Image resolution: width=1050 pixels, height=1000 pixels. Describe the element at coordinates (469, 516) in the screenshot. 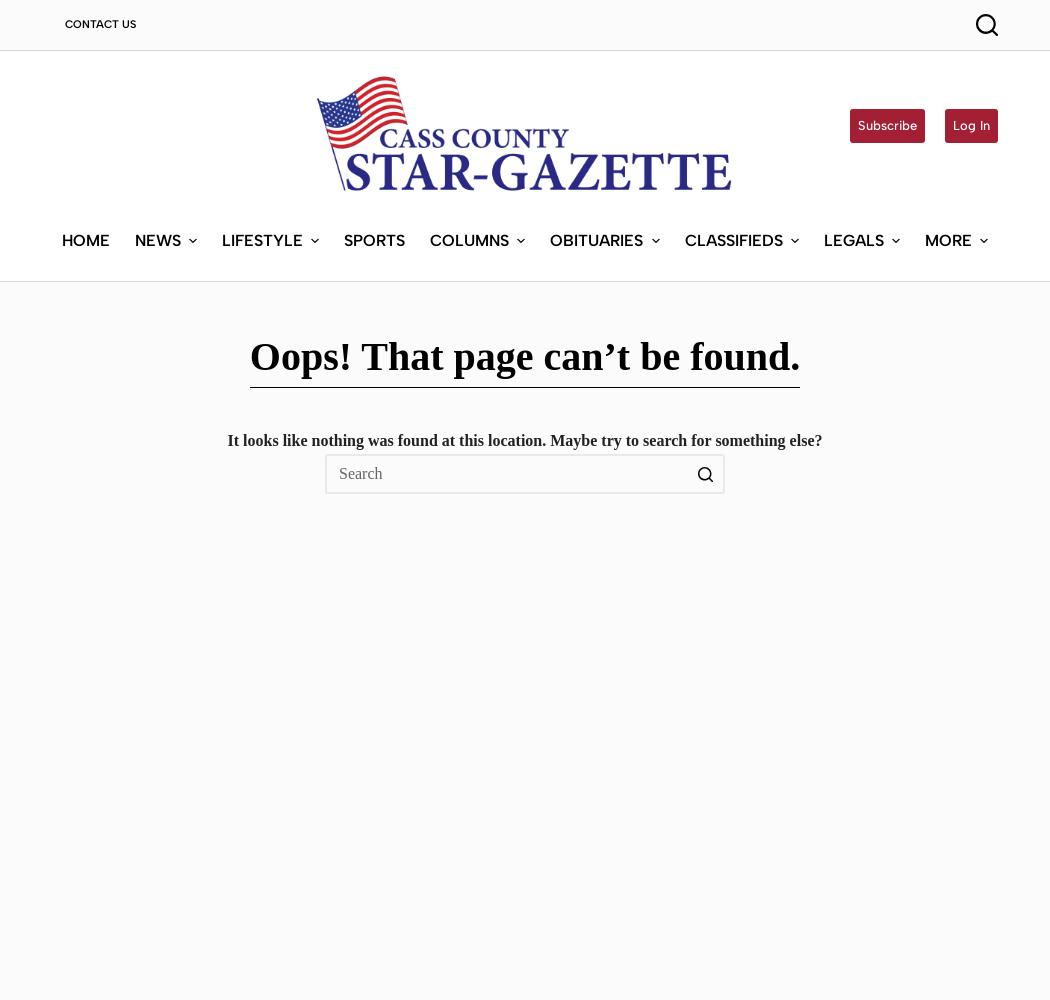

I see `'Trivia Too'` at that location.